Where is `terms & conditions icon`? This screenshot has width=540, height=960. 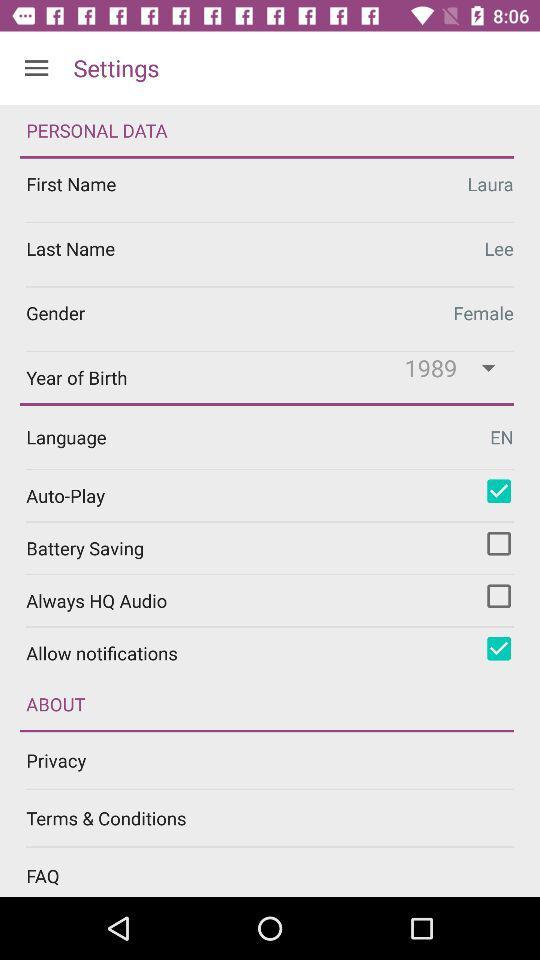 terms & conditions icon is located at coordinates (282, 818).